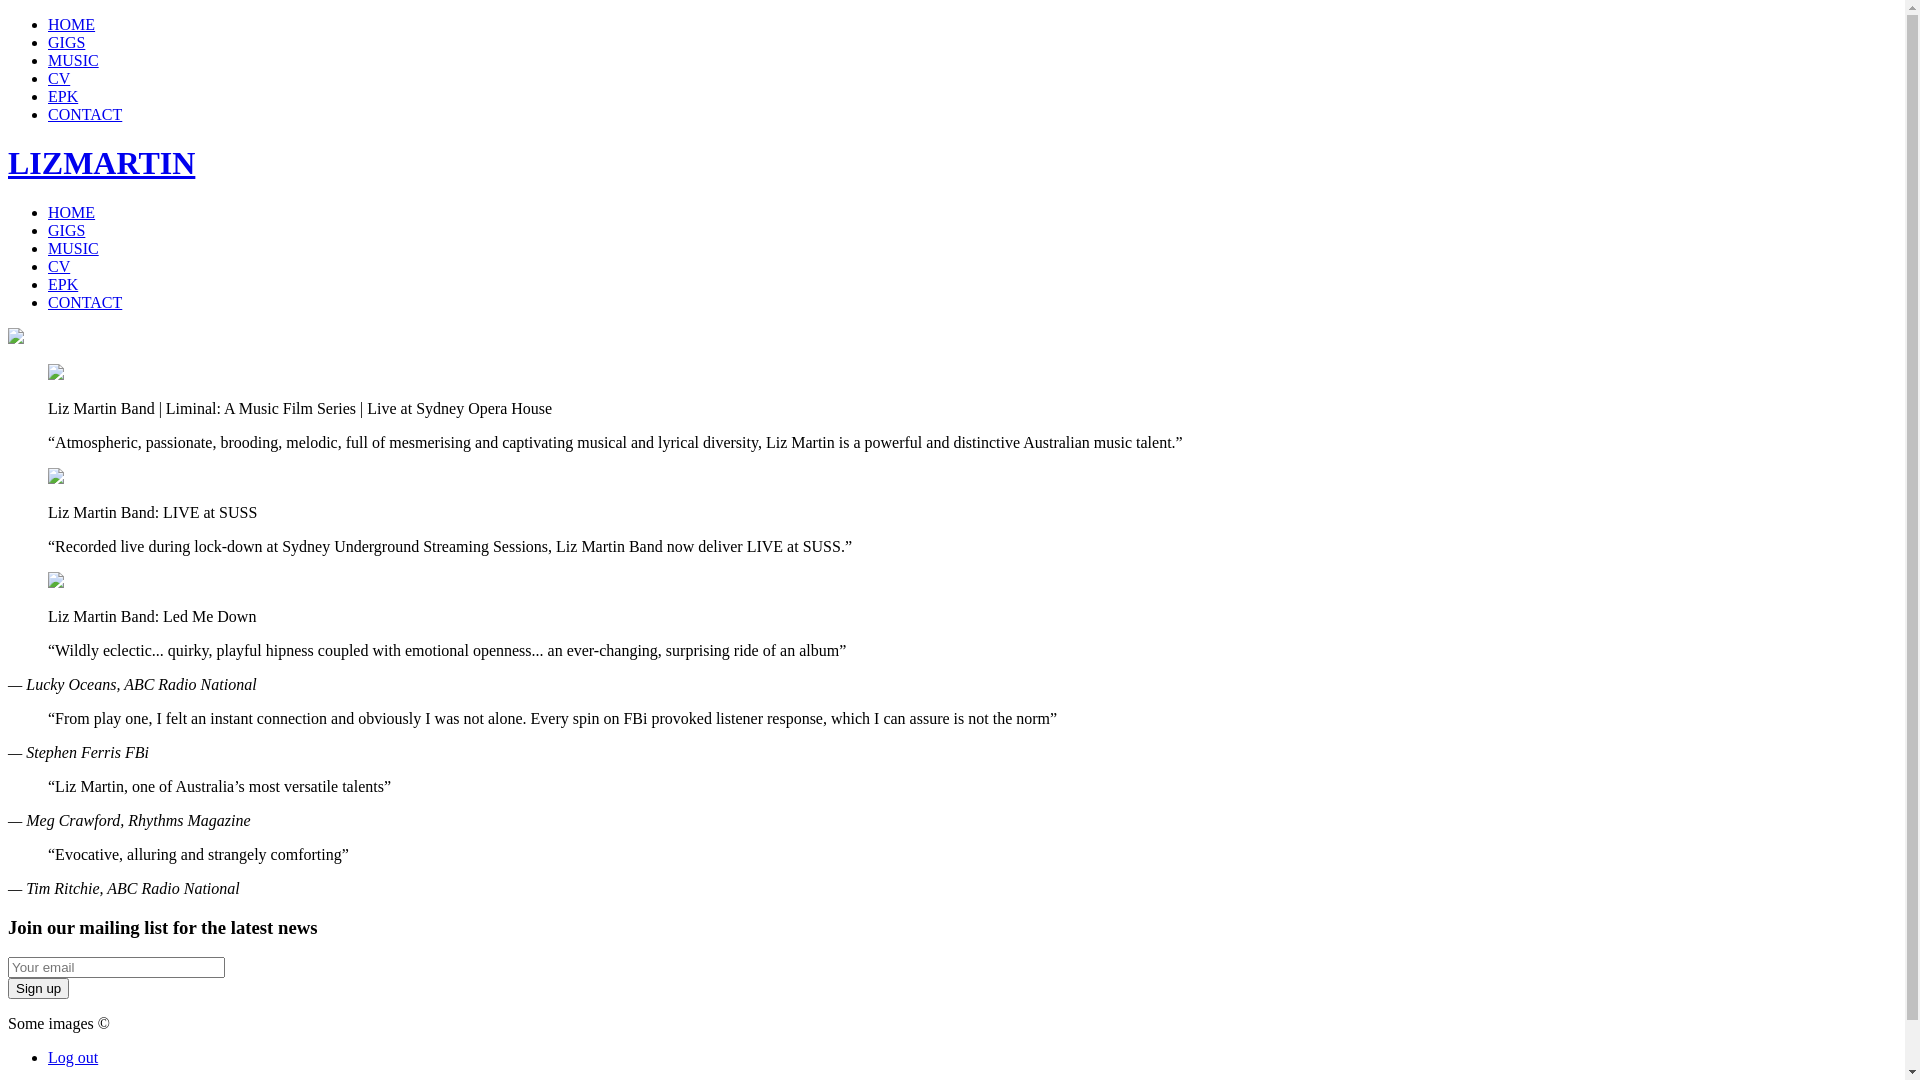 This screenshot has width=1920, height=1080. I want to click on 'EPK', so click(62, 96).